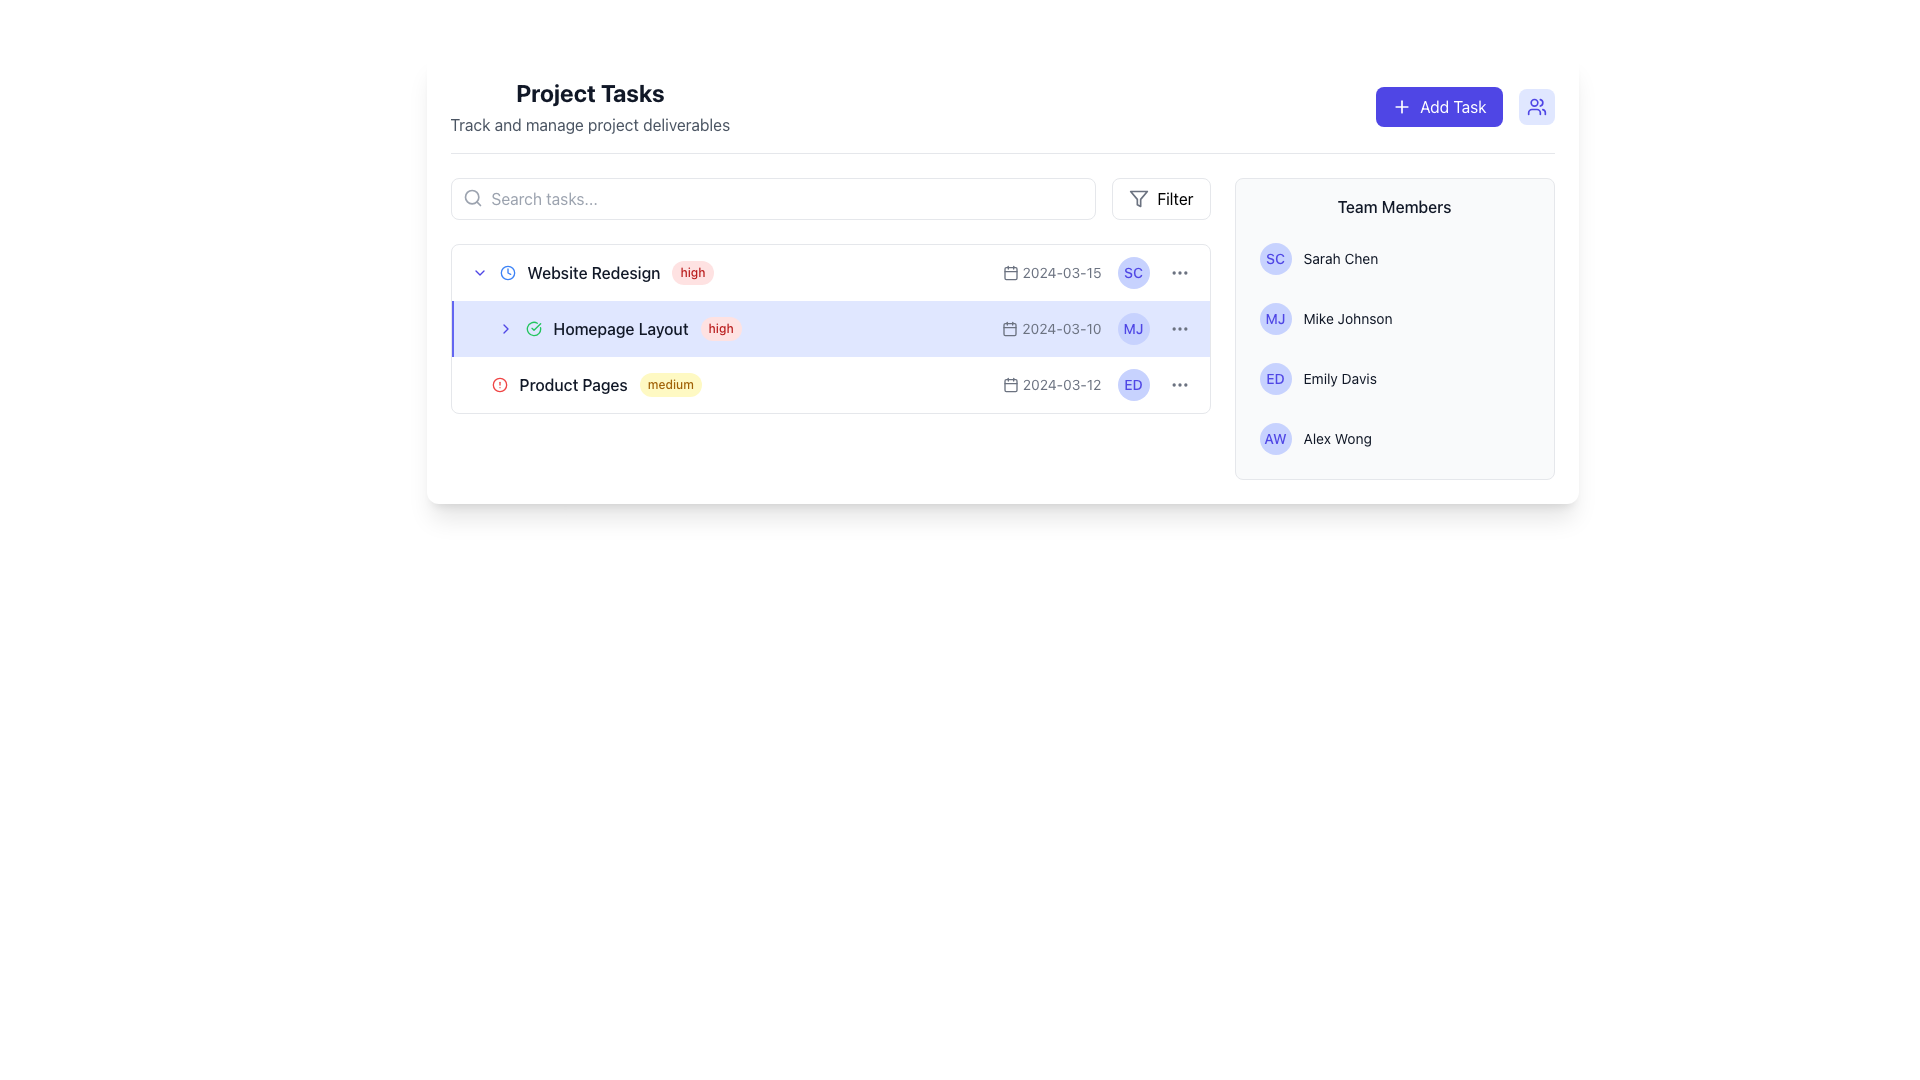 The height and width of the screenshot is (1080, 1920). Describe the element at coordinates (1348, 318) in the screenshot. I see `the Text label identifying the team member next to the circular badge labeled 'MJ' in the 'Team Members' section on the right-hand side of the interface` at that location.